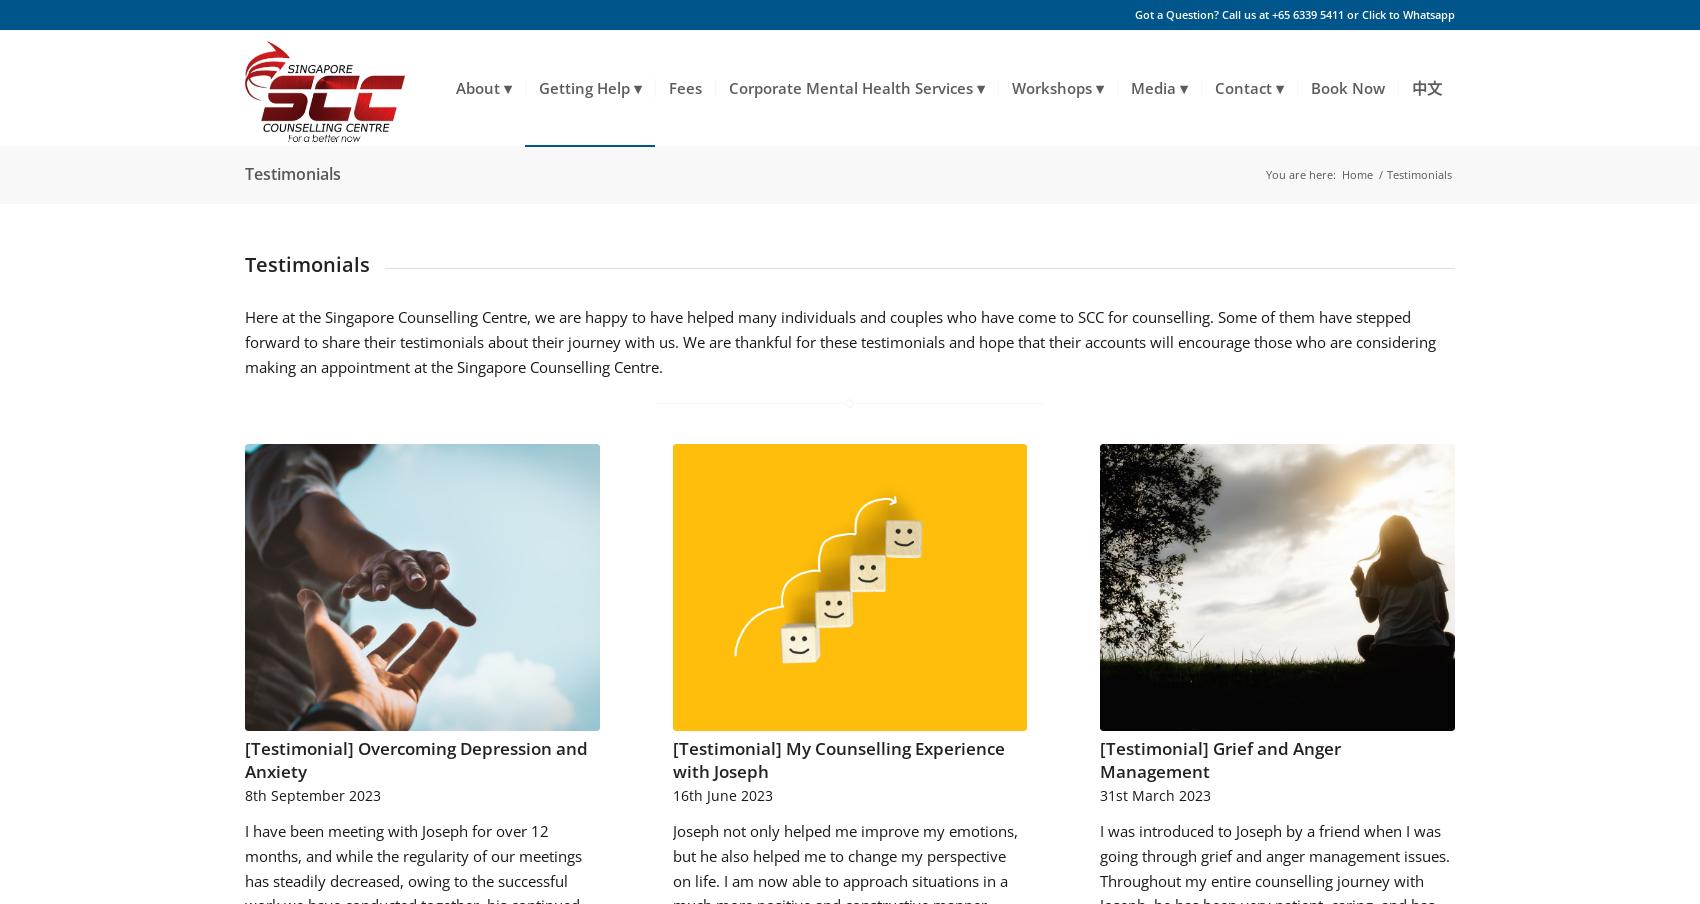 The image size is (1700, 904). Describe the element at coordinates (312, 794) in the screenshot. I see `'8th September 2023'` at that location.